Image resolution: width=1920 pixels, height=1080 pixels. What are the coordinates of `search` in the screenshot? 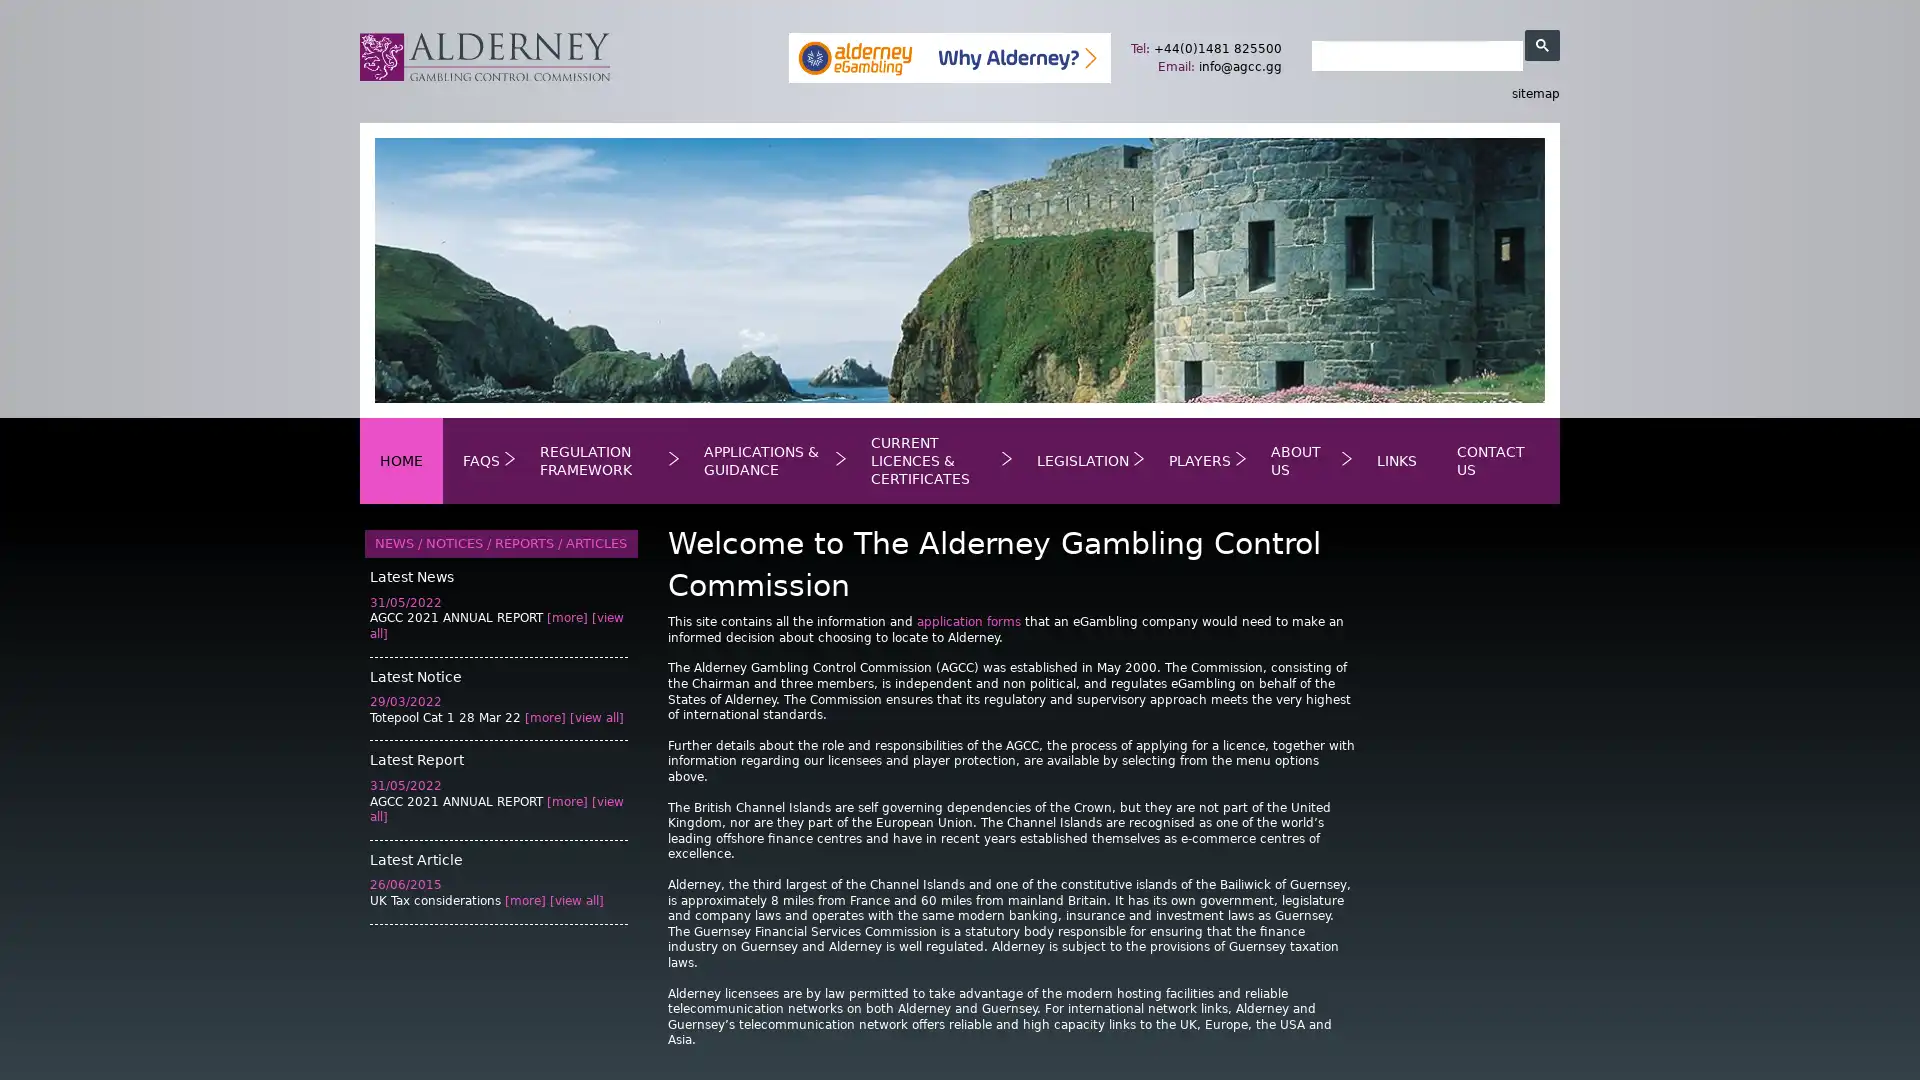 It's located at (1541, 45).